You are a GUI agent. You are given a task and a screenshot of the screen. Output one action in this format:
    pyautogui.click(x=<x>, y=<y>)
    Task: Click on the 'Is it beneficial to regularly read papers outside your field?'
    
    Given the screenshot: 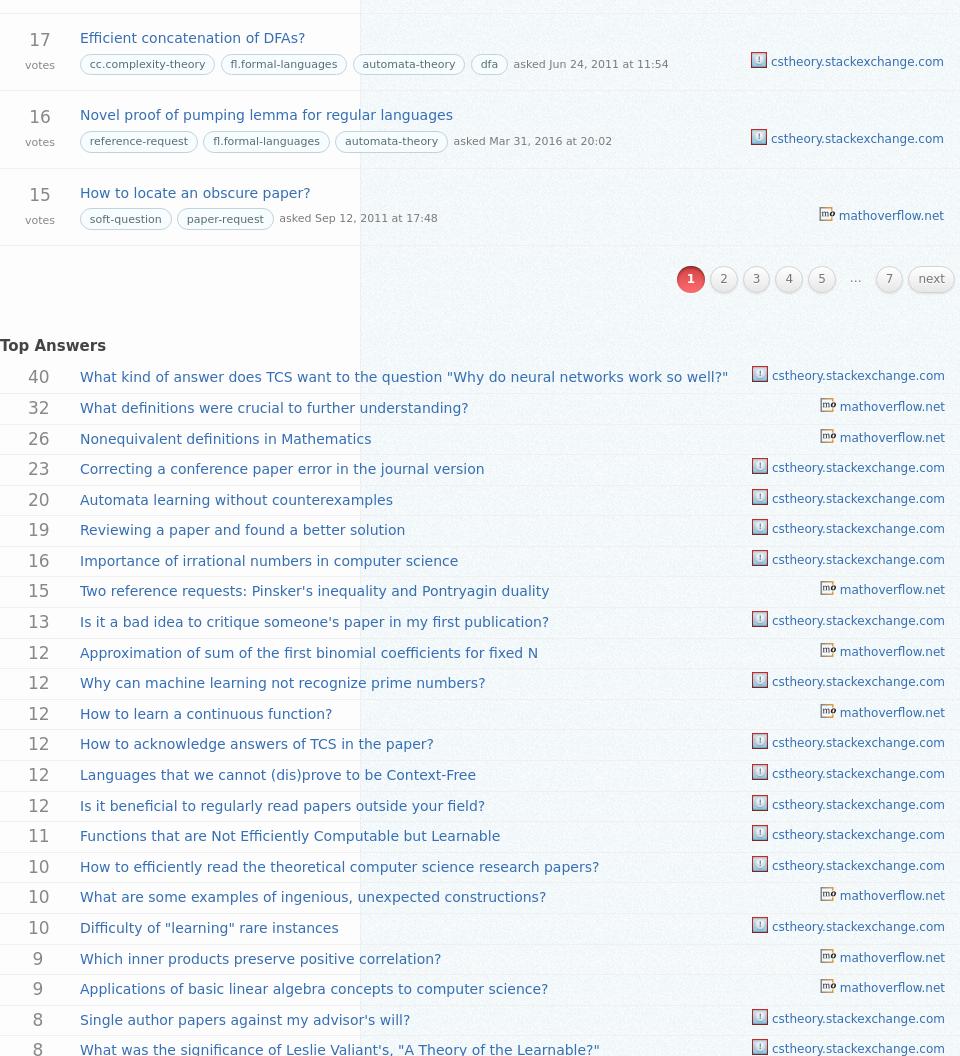 What is the action you would take?
    pyautogui.click(x=281, y=804)
    